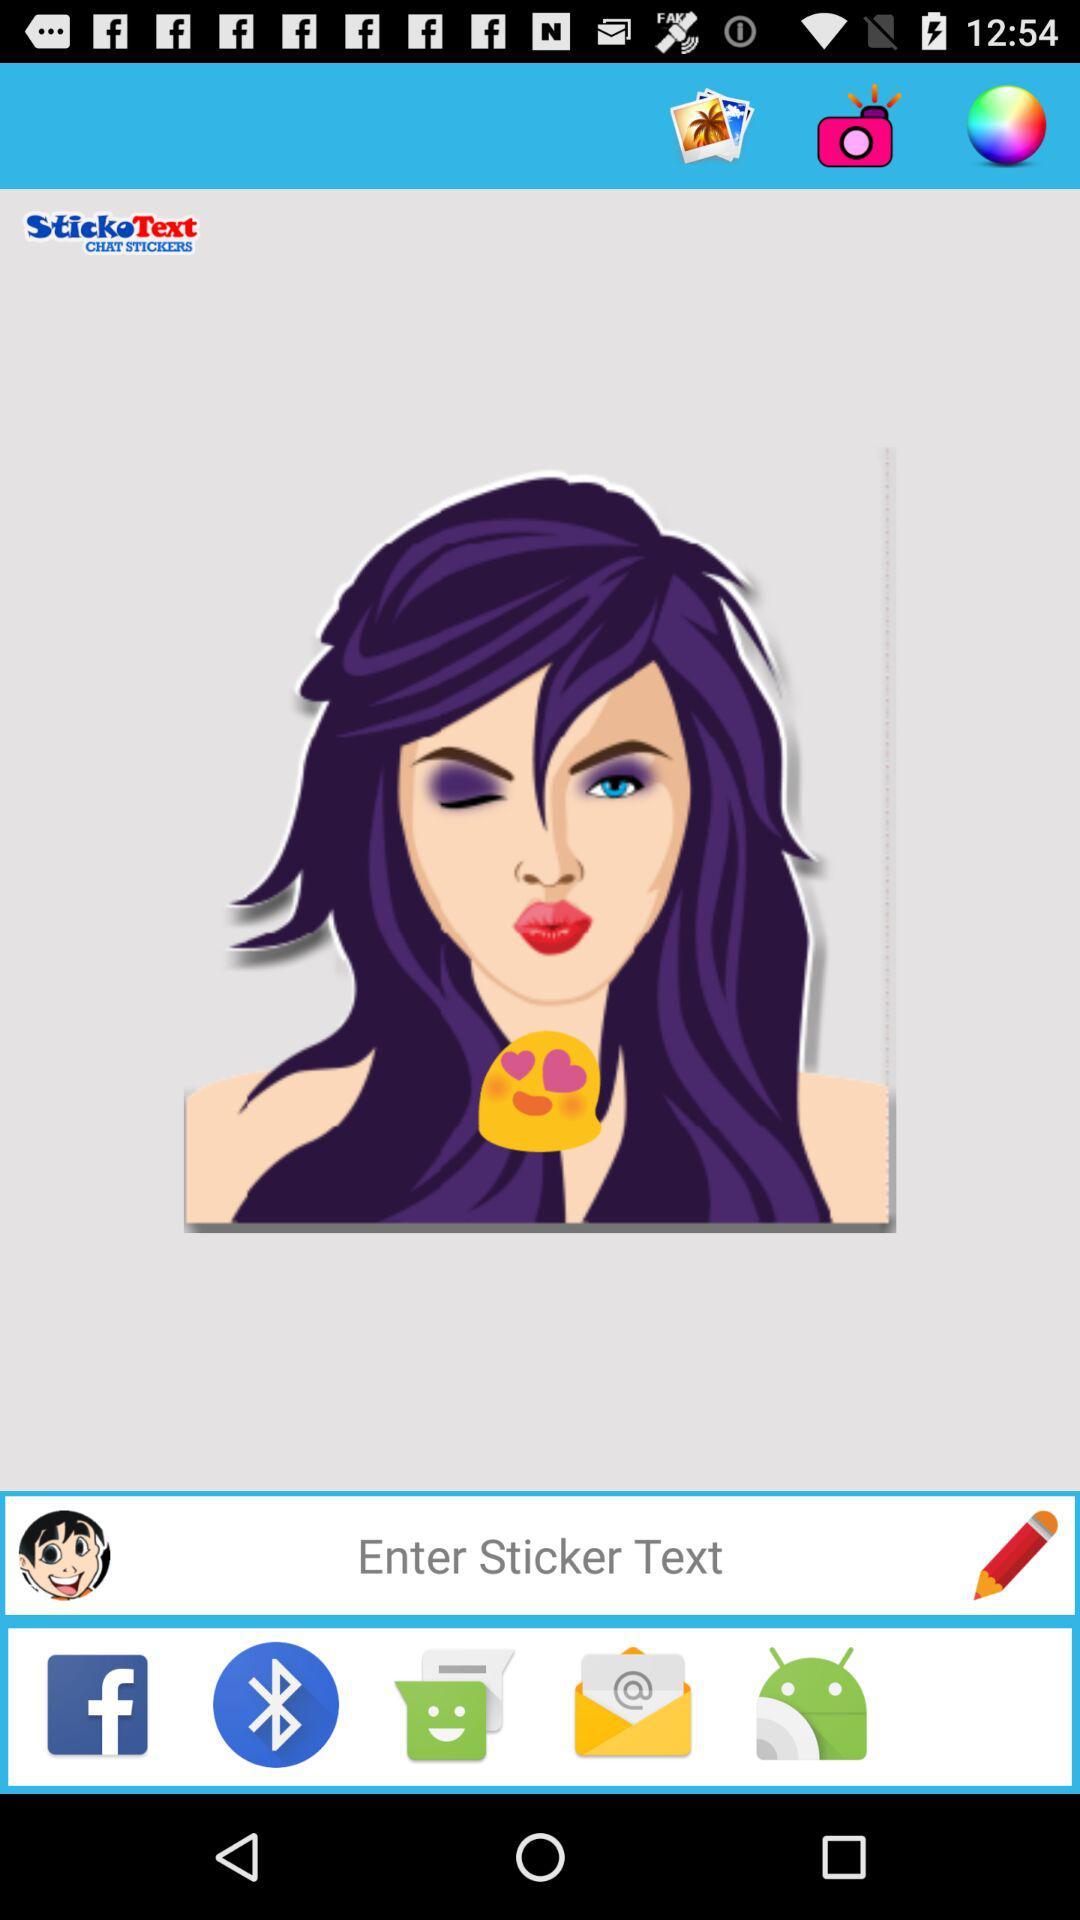 The height and width of the screenshot is (1920, 1080). Describe the element at coordinates (811, 1703) in the screenshot. I see `android share` at that location.